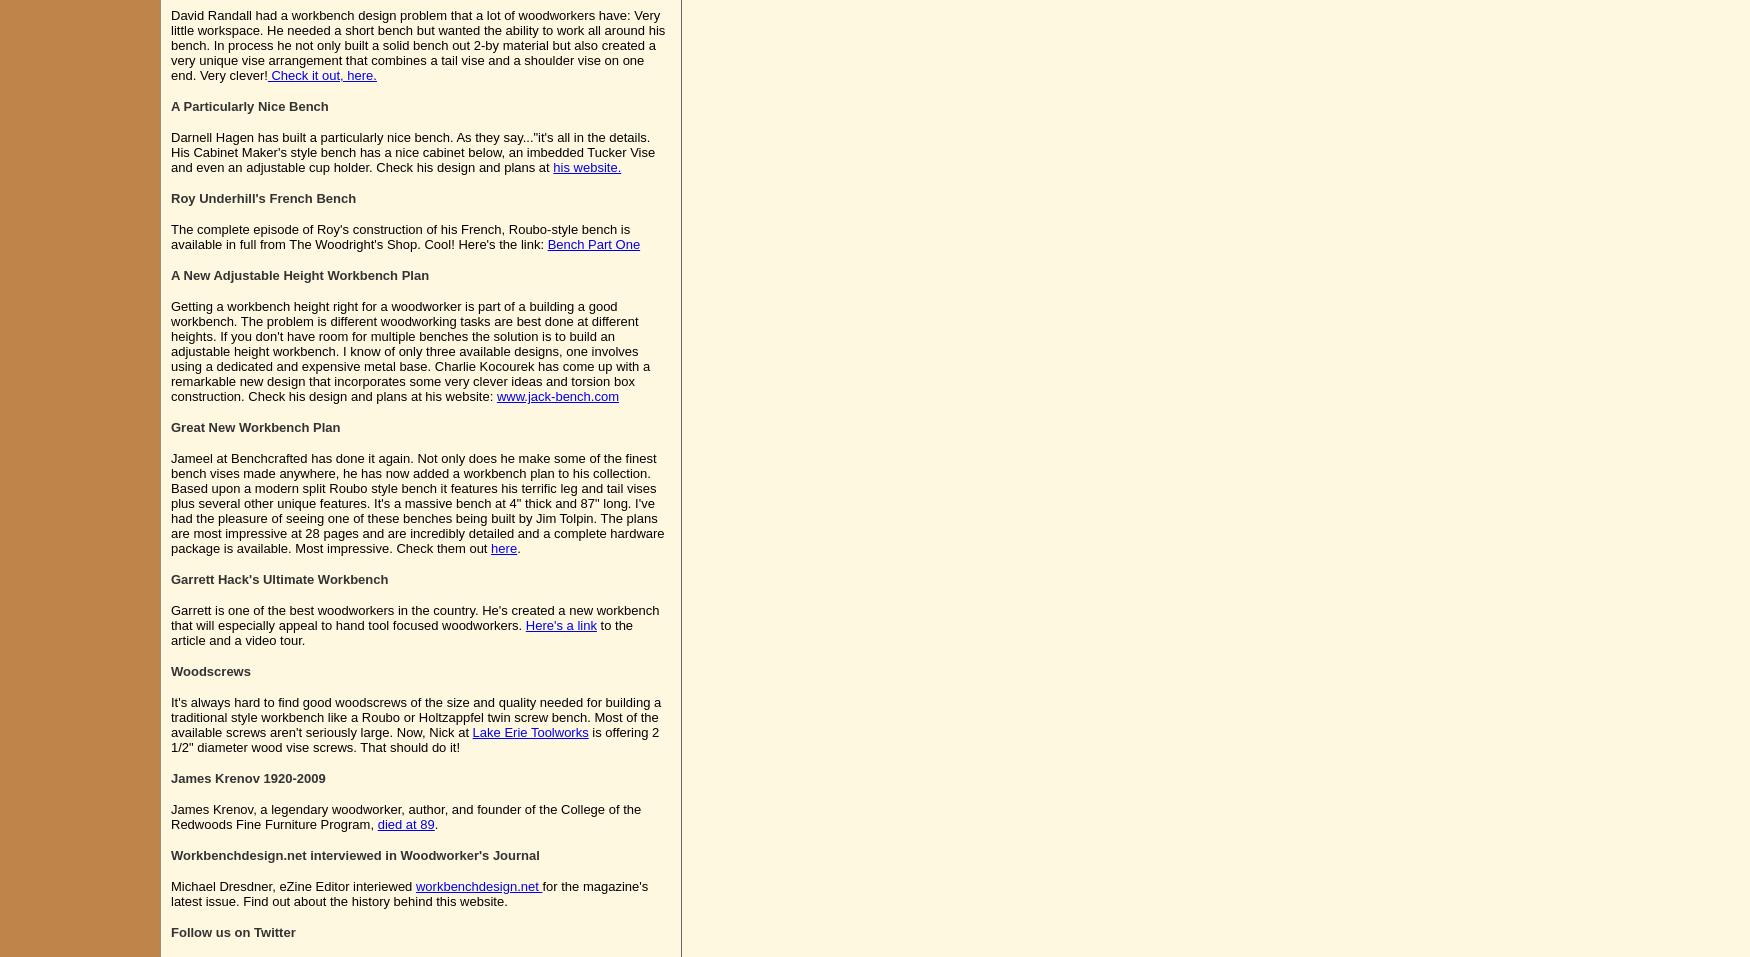 This screenshot has height=957, width=1750. Describe the element at coordinates (556, 395) in the screenshot. I see `'www.jack-bench.com'` at that location.